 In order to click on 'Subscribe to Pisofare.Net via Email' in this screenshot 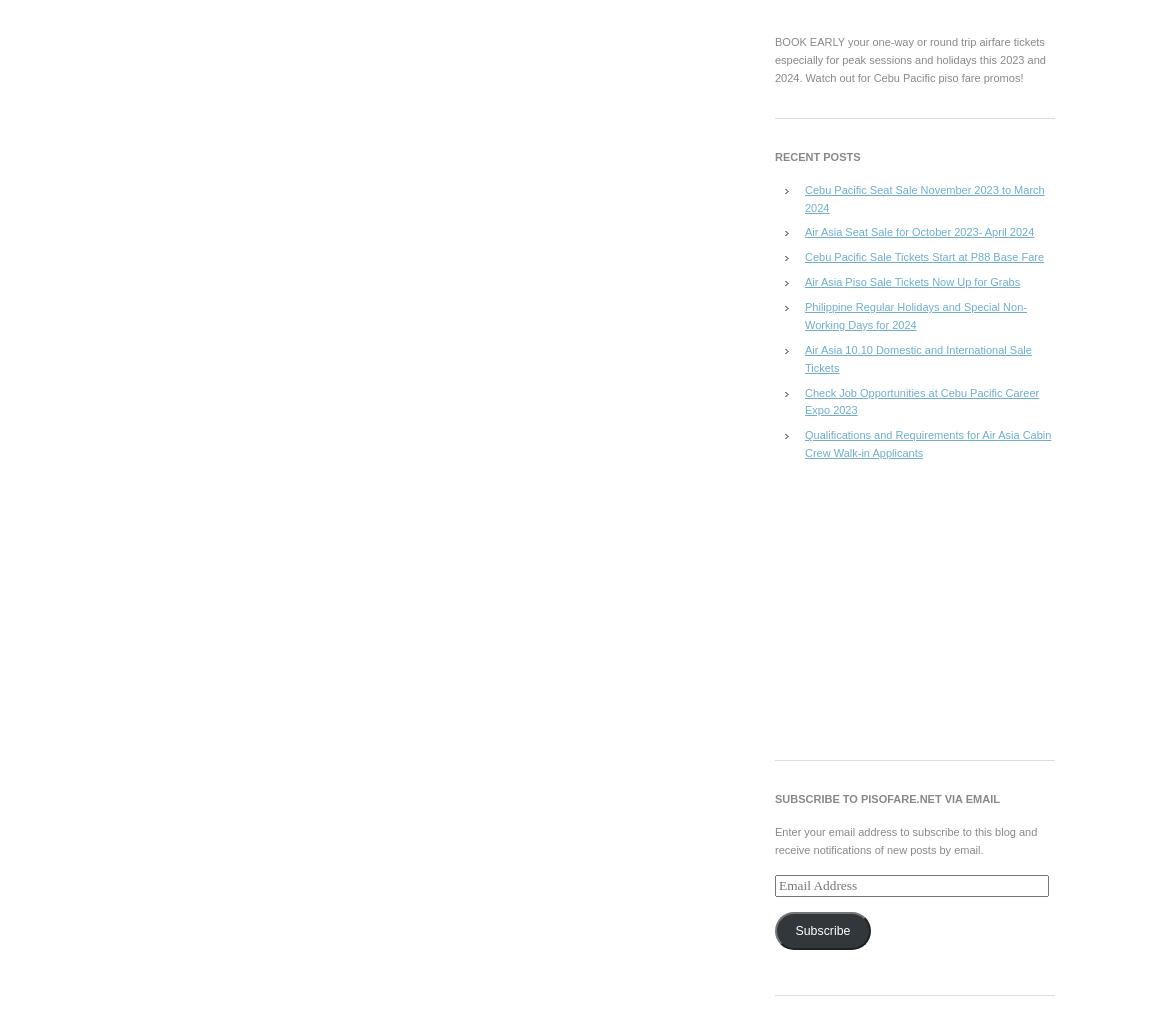, I will do `click(886, 797)`.